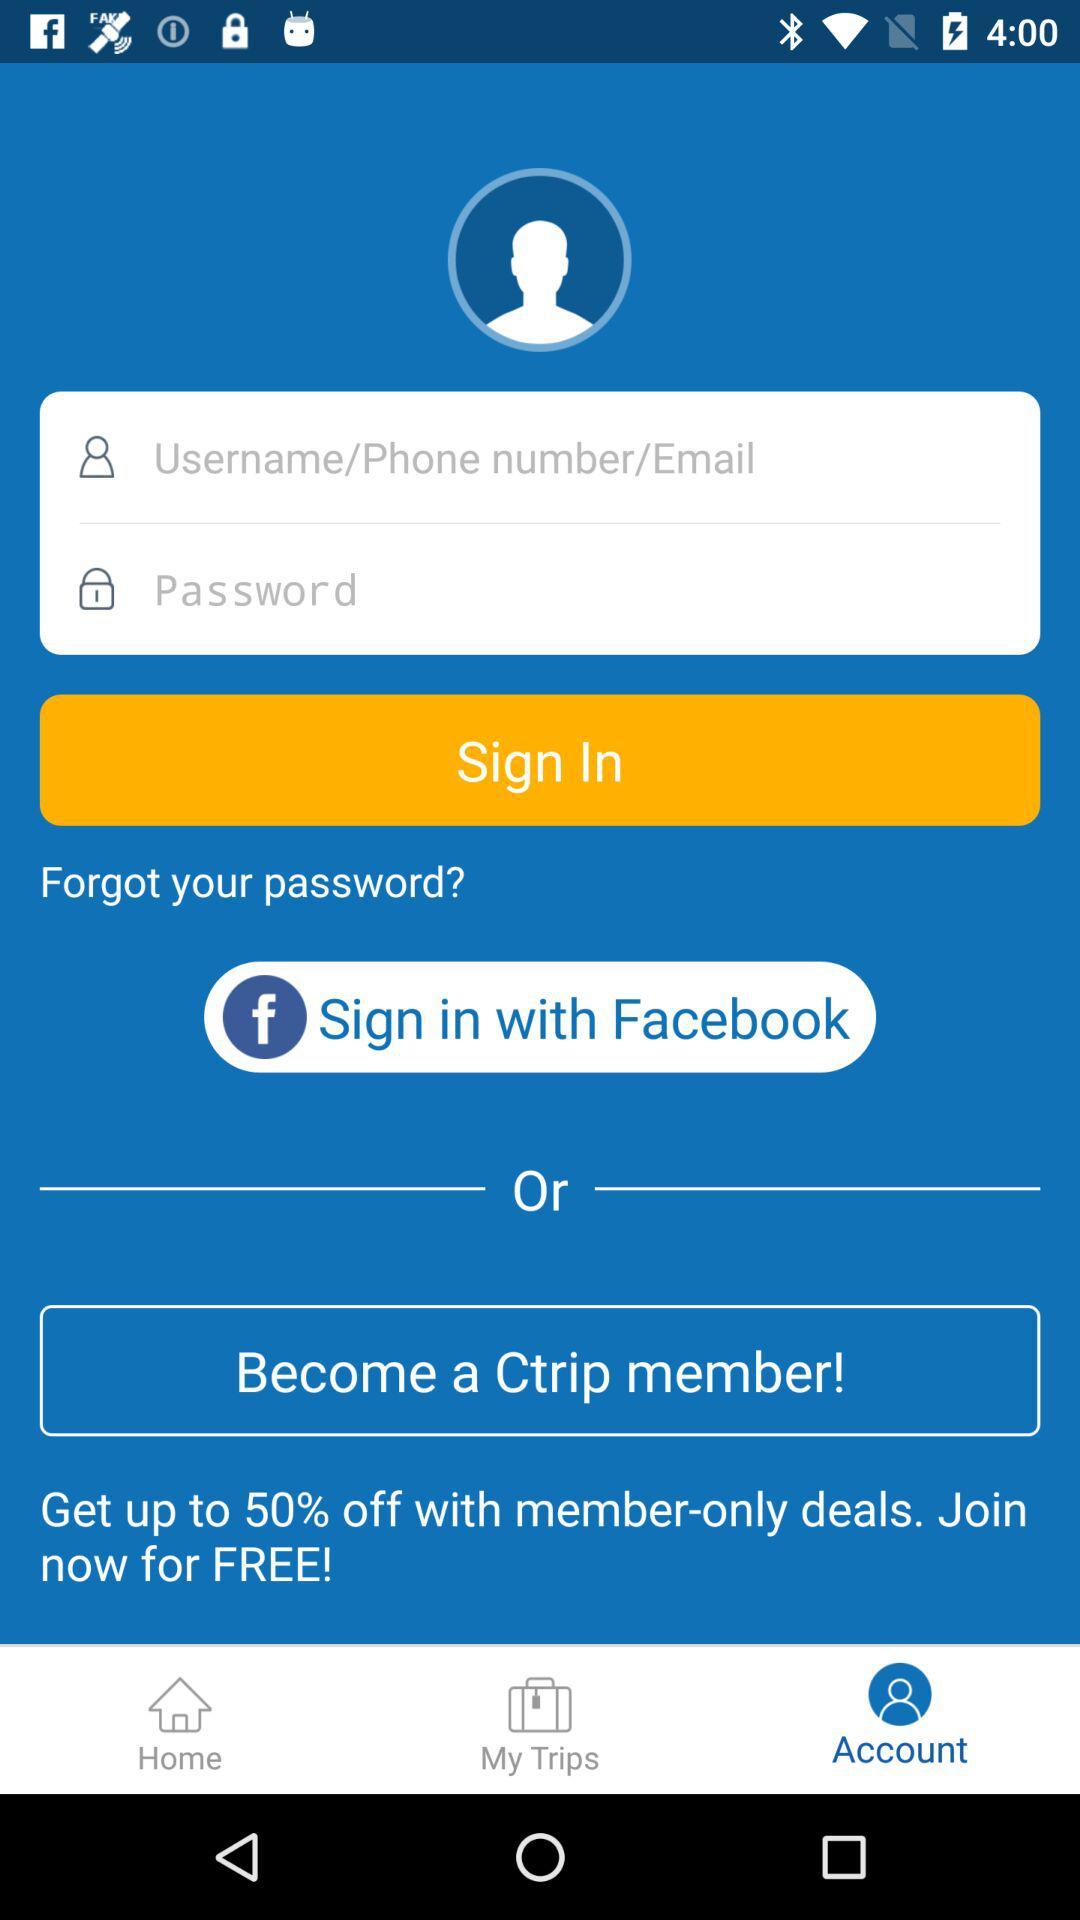  I want to click on item above sign in with, so click(251, 880).